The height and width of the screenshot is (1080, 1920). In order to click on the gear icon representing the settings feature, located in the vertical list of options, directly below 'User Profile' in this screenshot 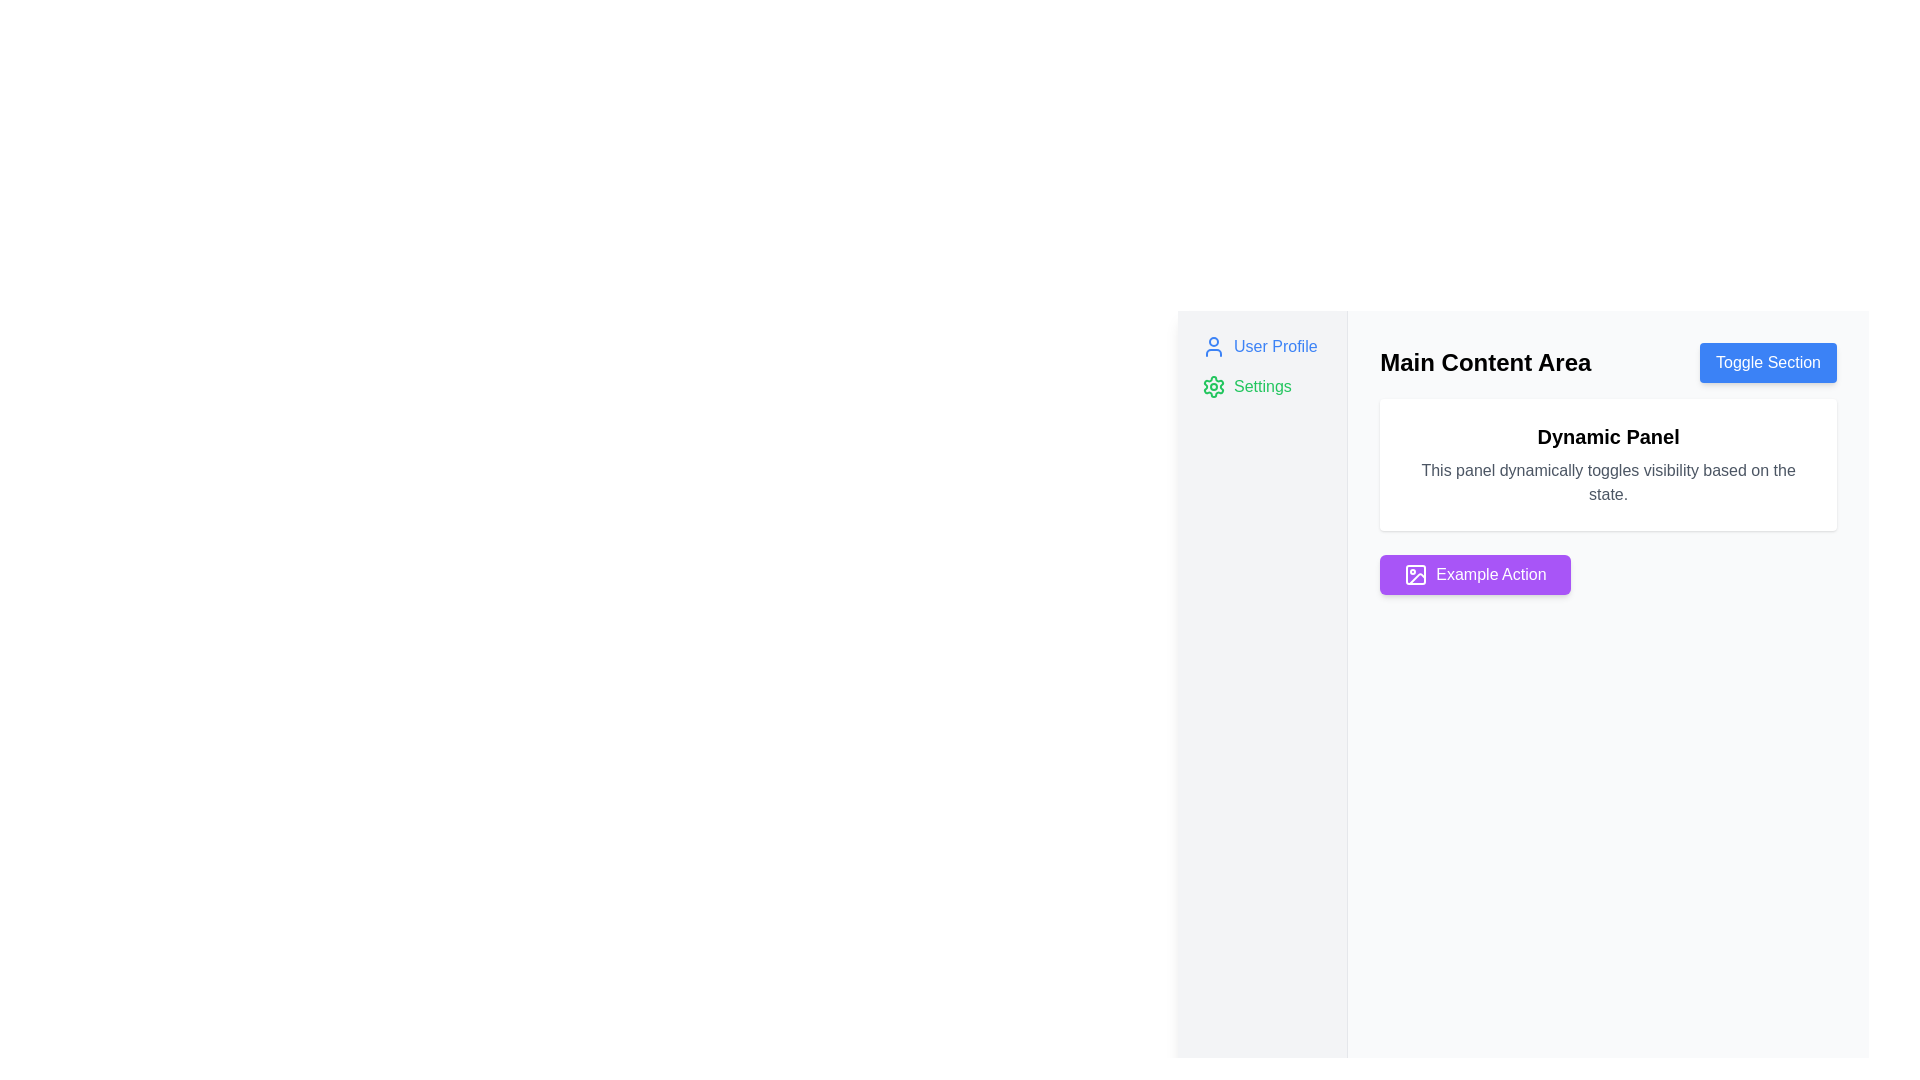, I will do `click(1213, 386)`.